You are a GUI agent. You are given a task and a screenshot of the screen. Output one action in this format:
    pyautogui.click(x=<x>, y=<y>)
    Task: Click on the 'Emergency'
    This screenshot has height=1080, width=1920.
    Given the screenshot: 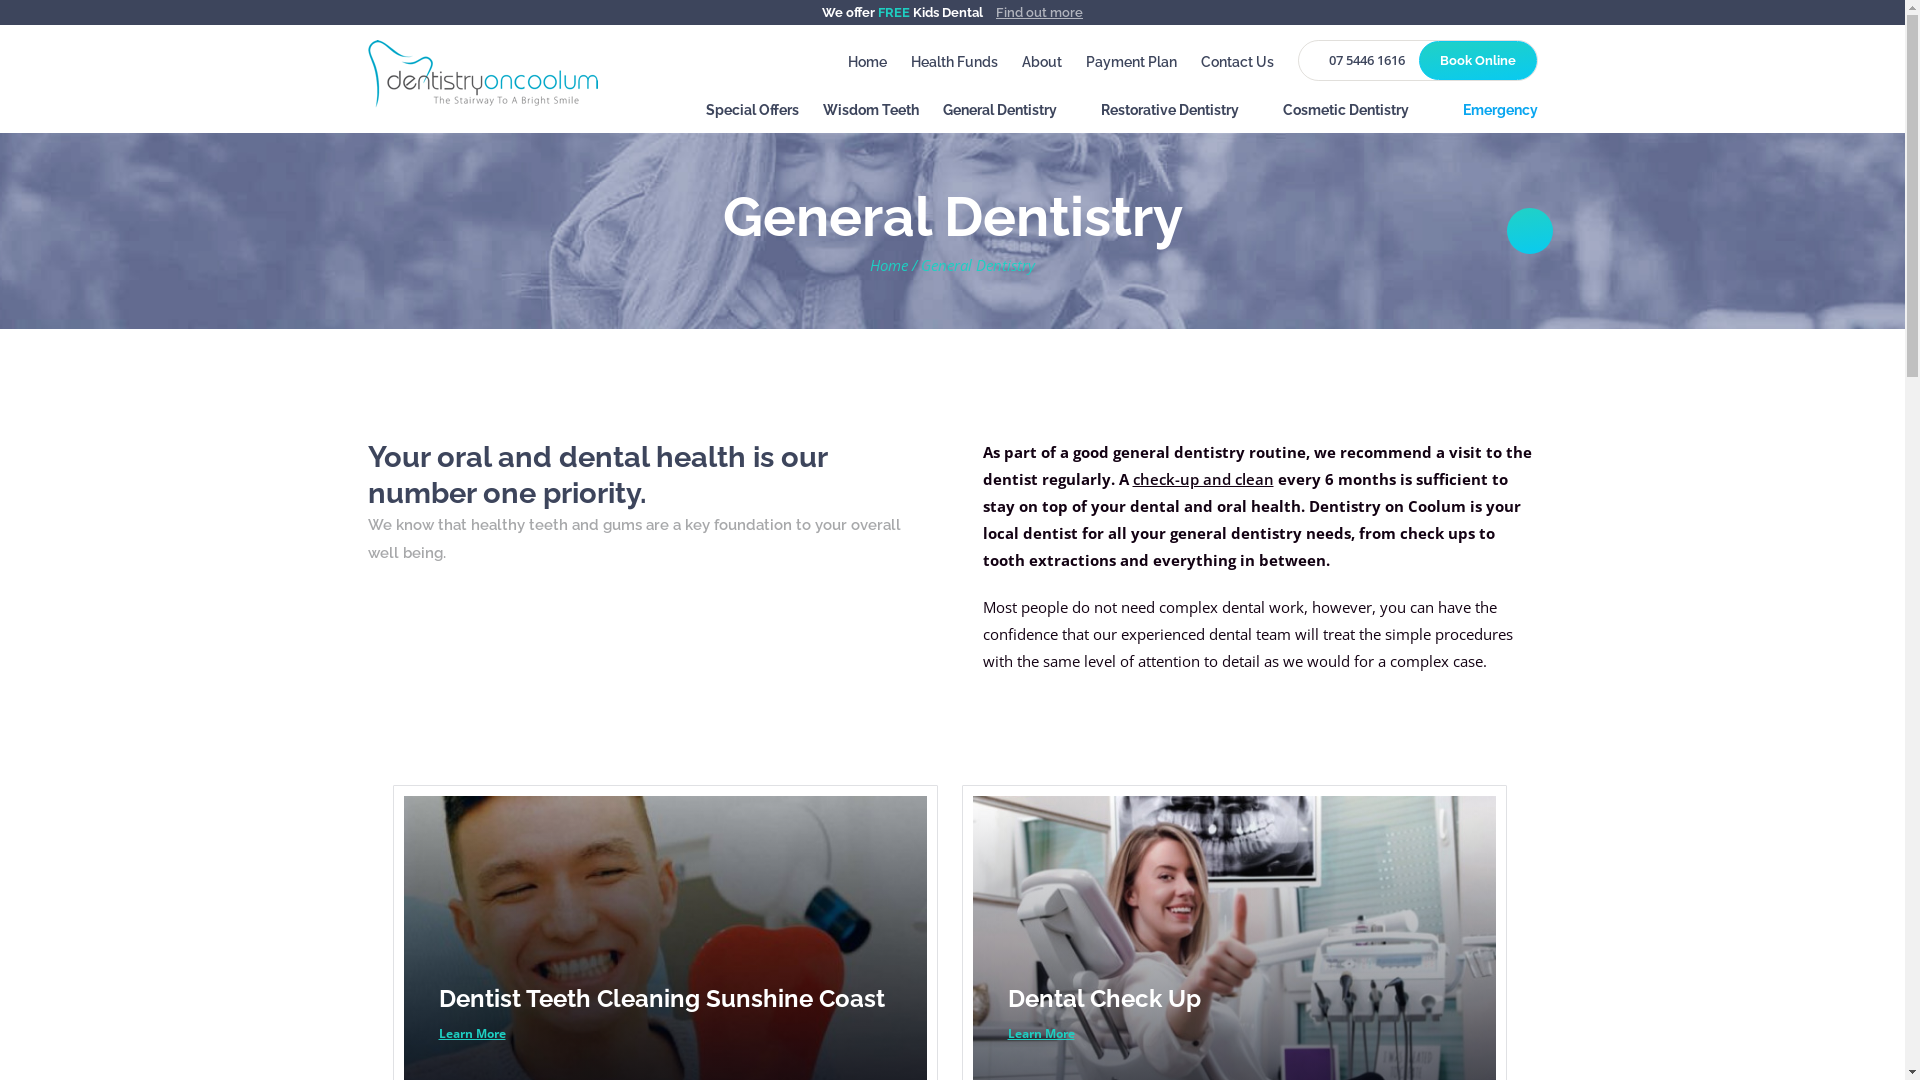 What is the action you would take?
    pyautogui.click(x=1494, y=115)
    